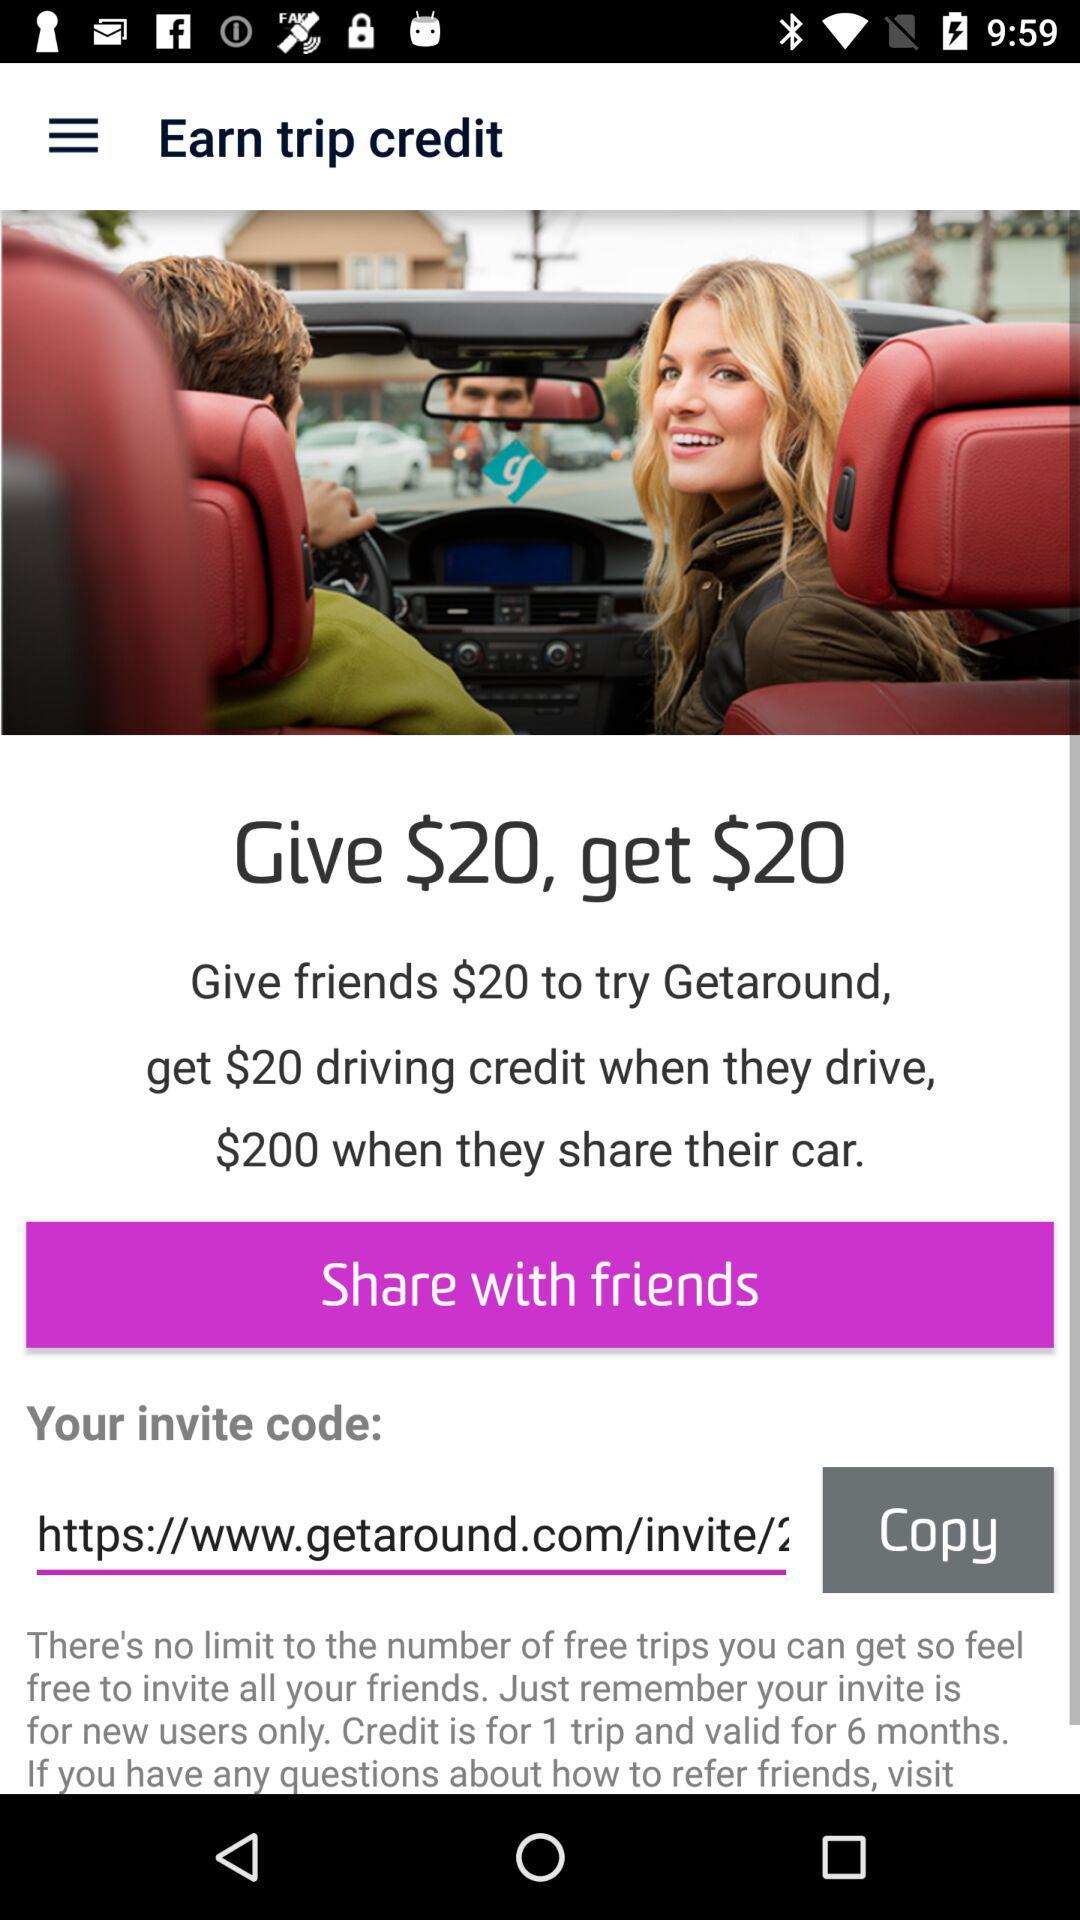 Image resolution: width=1080 pixels, height=1920 pixels. Describe the element at coordinates (410, 1532) in the screenshot. I see `item below your invite code:` at that location.